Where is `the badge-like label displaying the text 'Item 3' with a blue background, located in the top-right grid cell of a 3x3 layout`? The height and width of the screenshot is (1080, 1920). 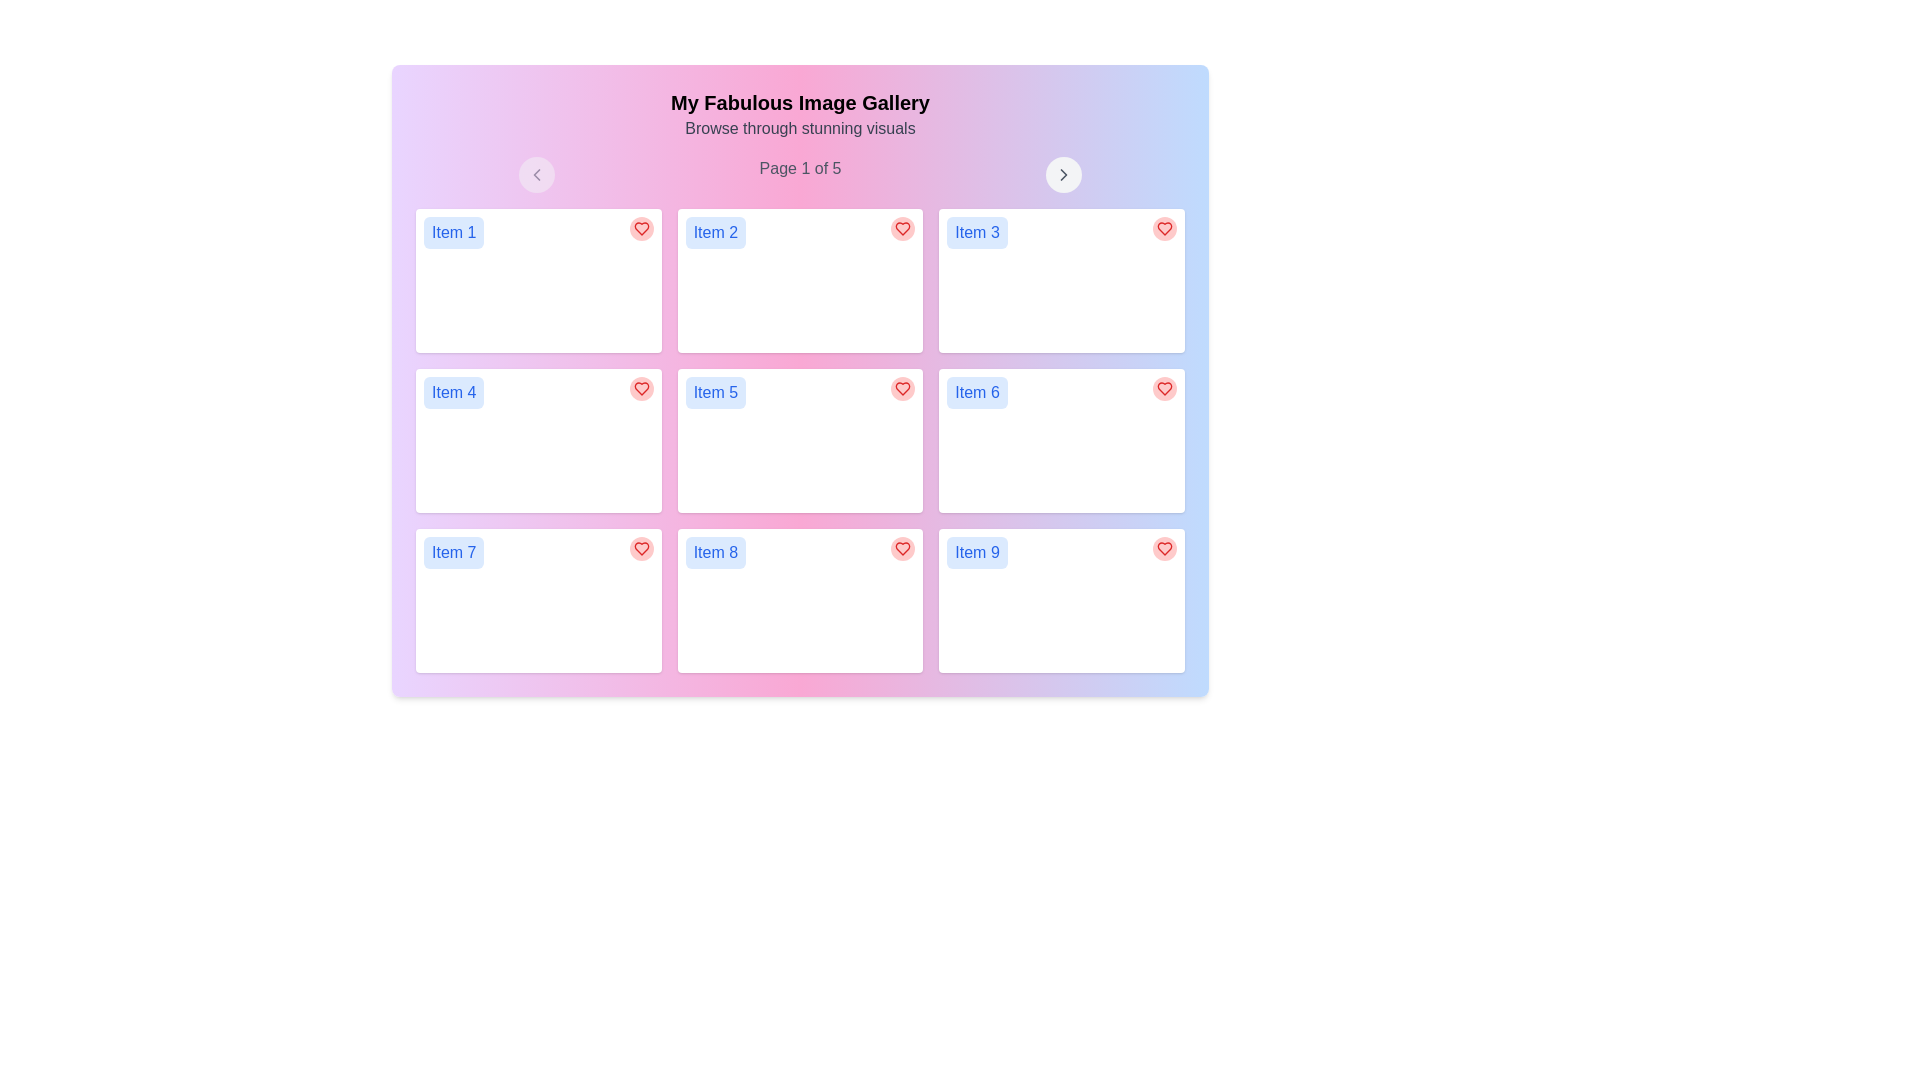 the badge-like label displaying the text 'Item 3' with a blue background, located in the top-right grid cell of a 3x3 layout is located at coordinates (977, 231).